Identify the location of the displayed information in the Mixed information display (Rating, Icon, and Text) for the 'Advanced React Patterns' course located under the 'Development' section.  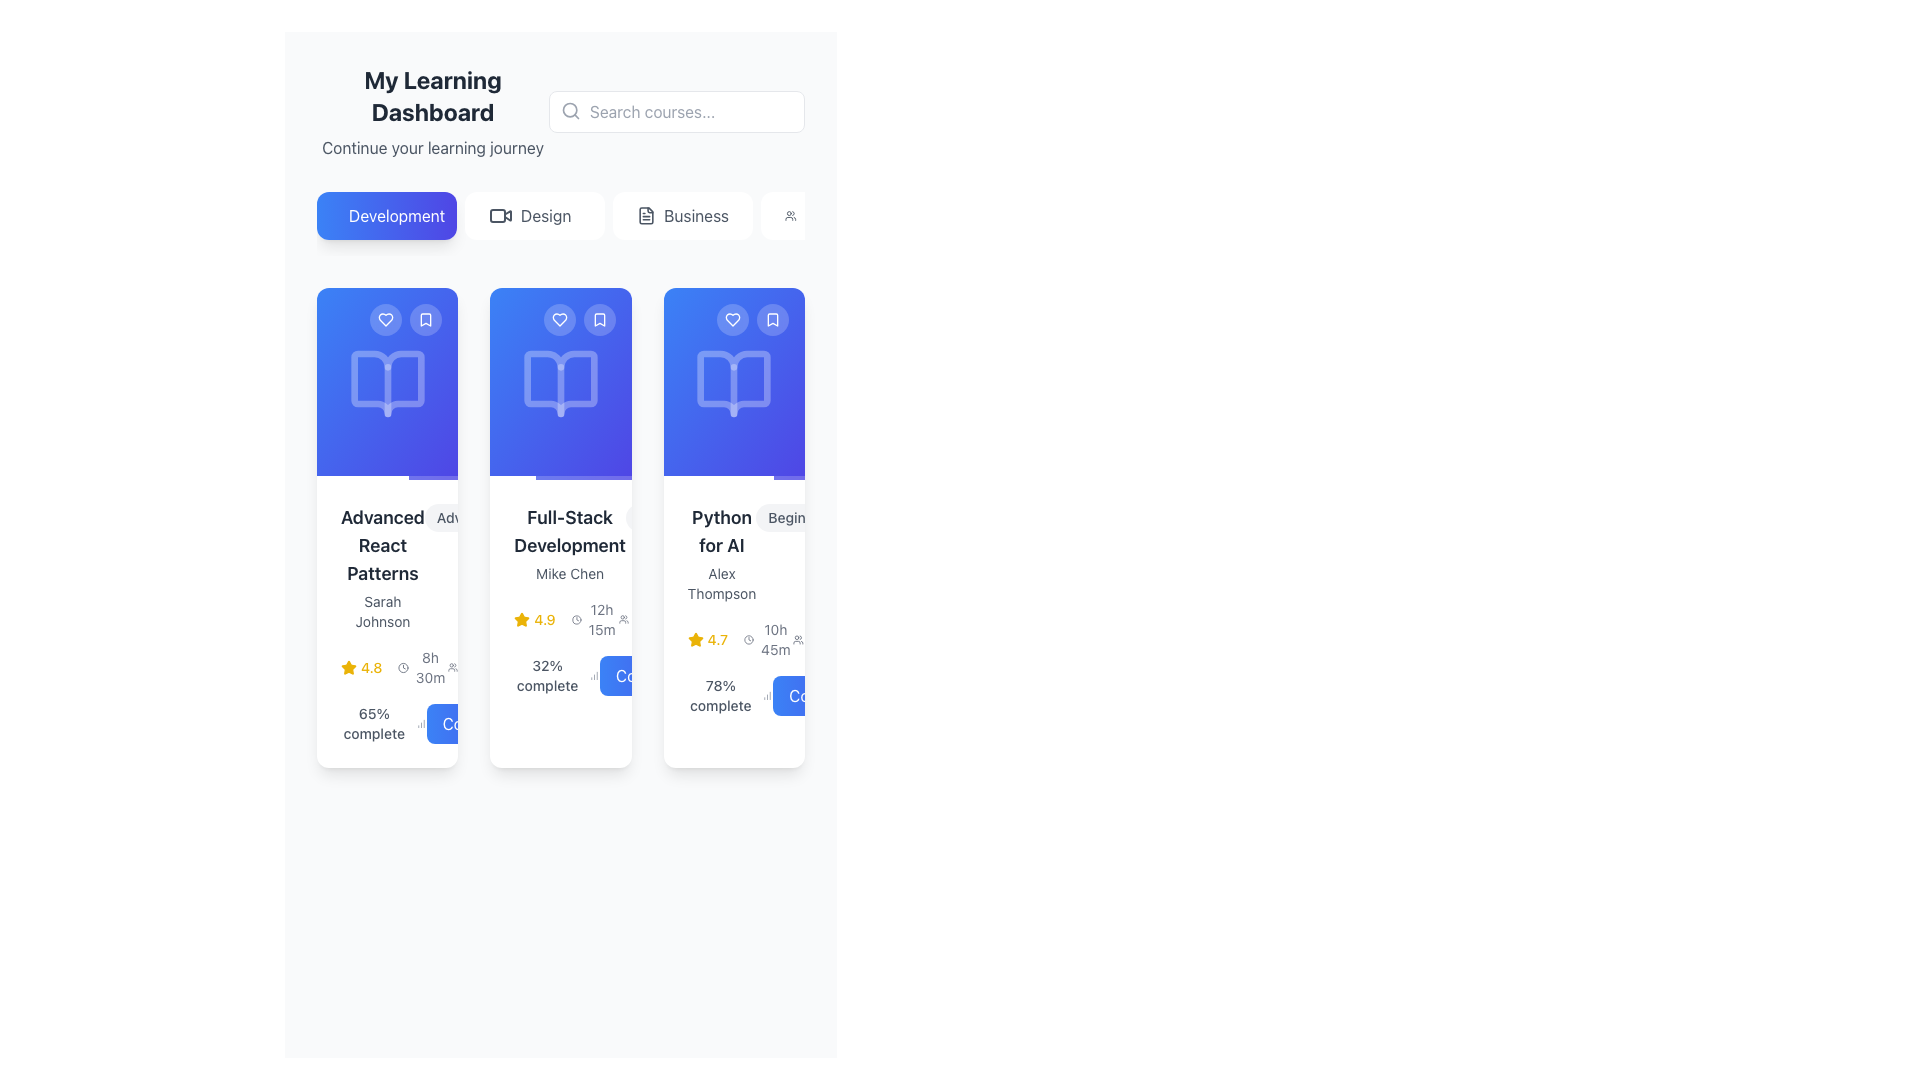
(394, 667).